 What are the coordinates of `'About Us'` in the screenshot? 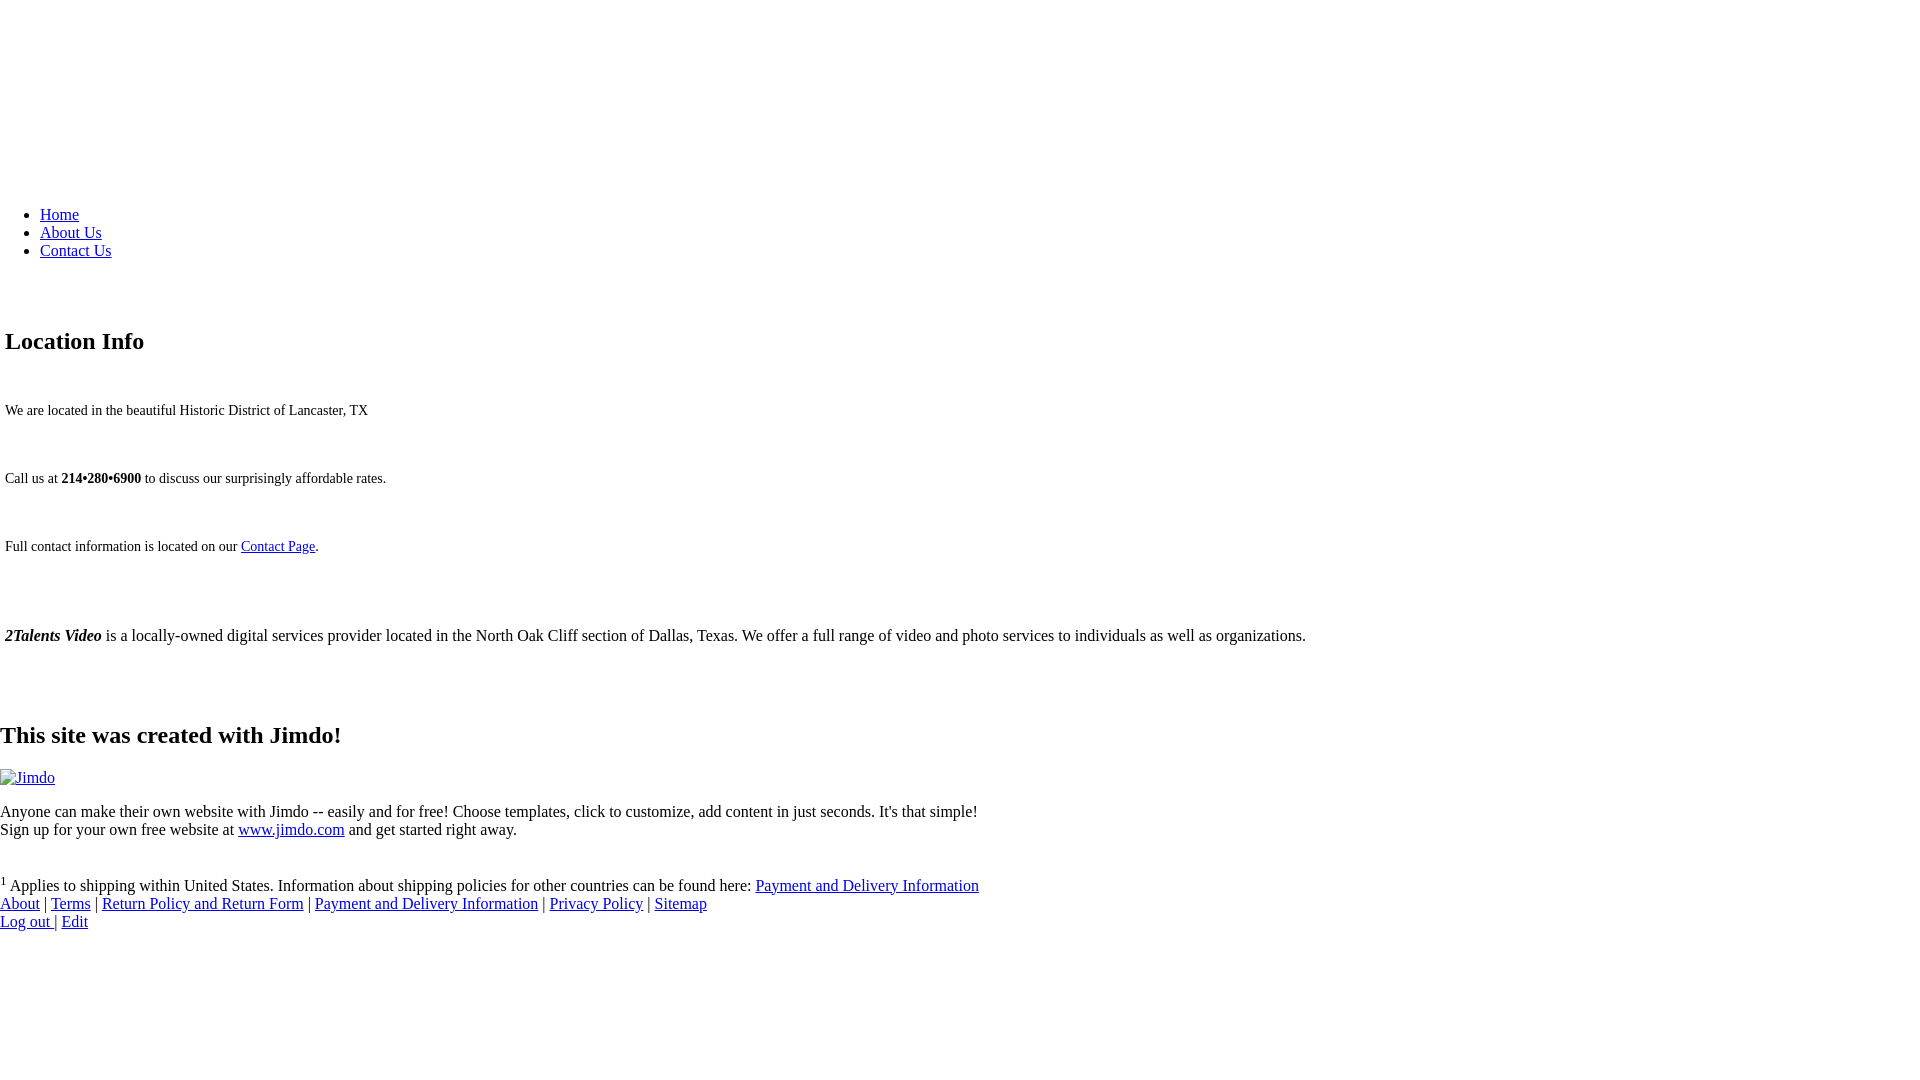 It's located at (39, 231).